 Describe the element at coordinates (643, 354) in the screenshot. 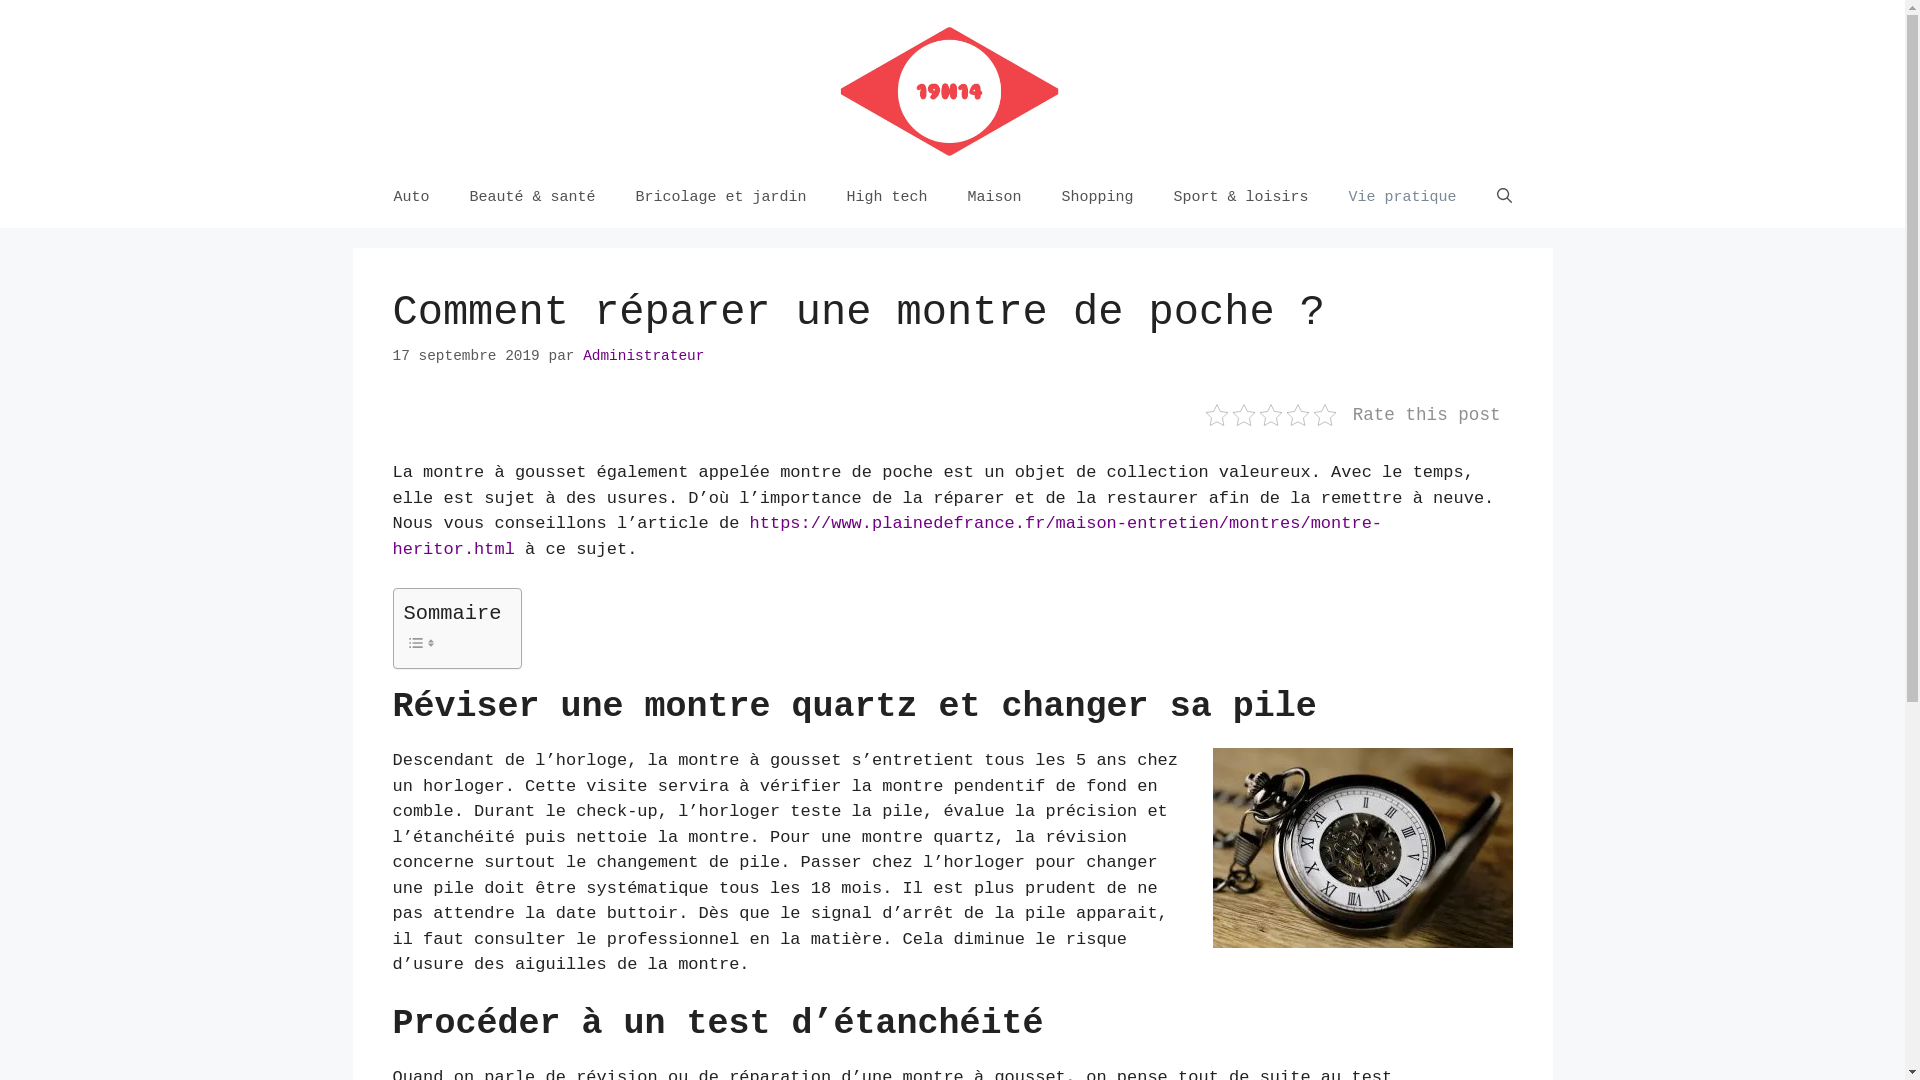

I see `'Administrateur'` at that location.